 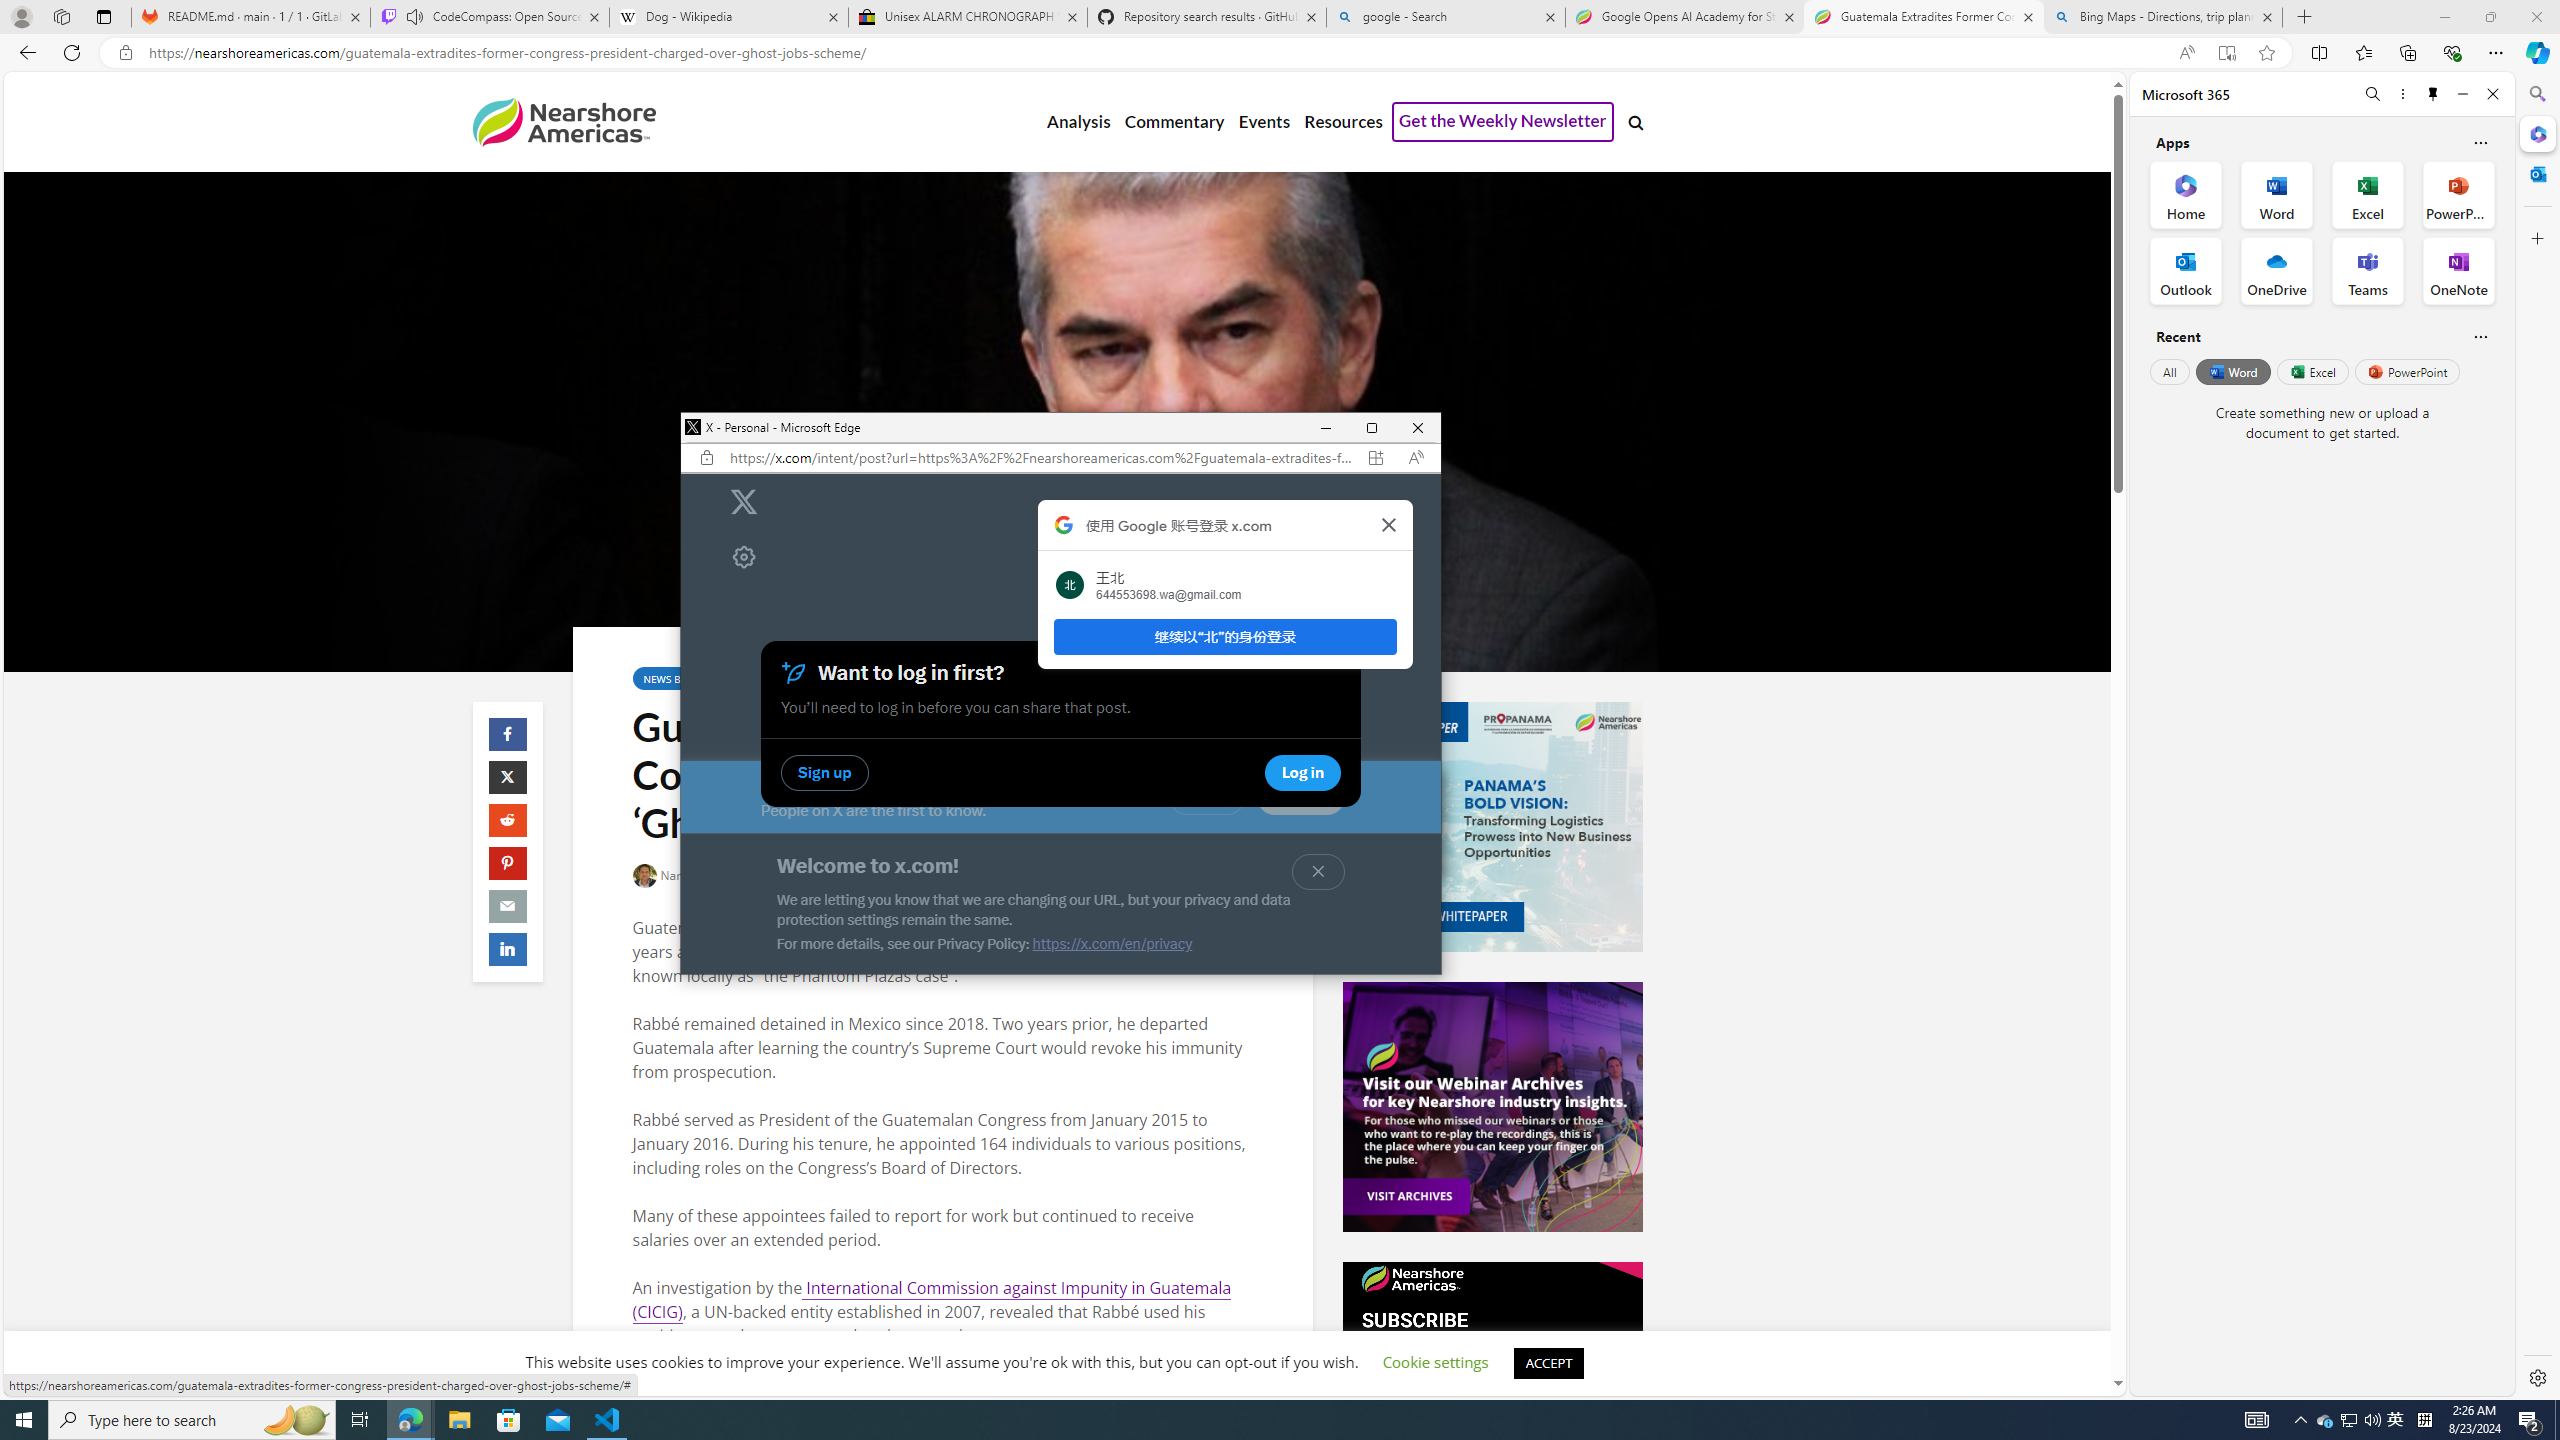 I want to click on 'PowerPoint', so click(x=2406, y=371).